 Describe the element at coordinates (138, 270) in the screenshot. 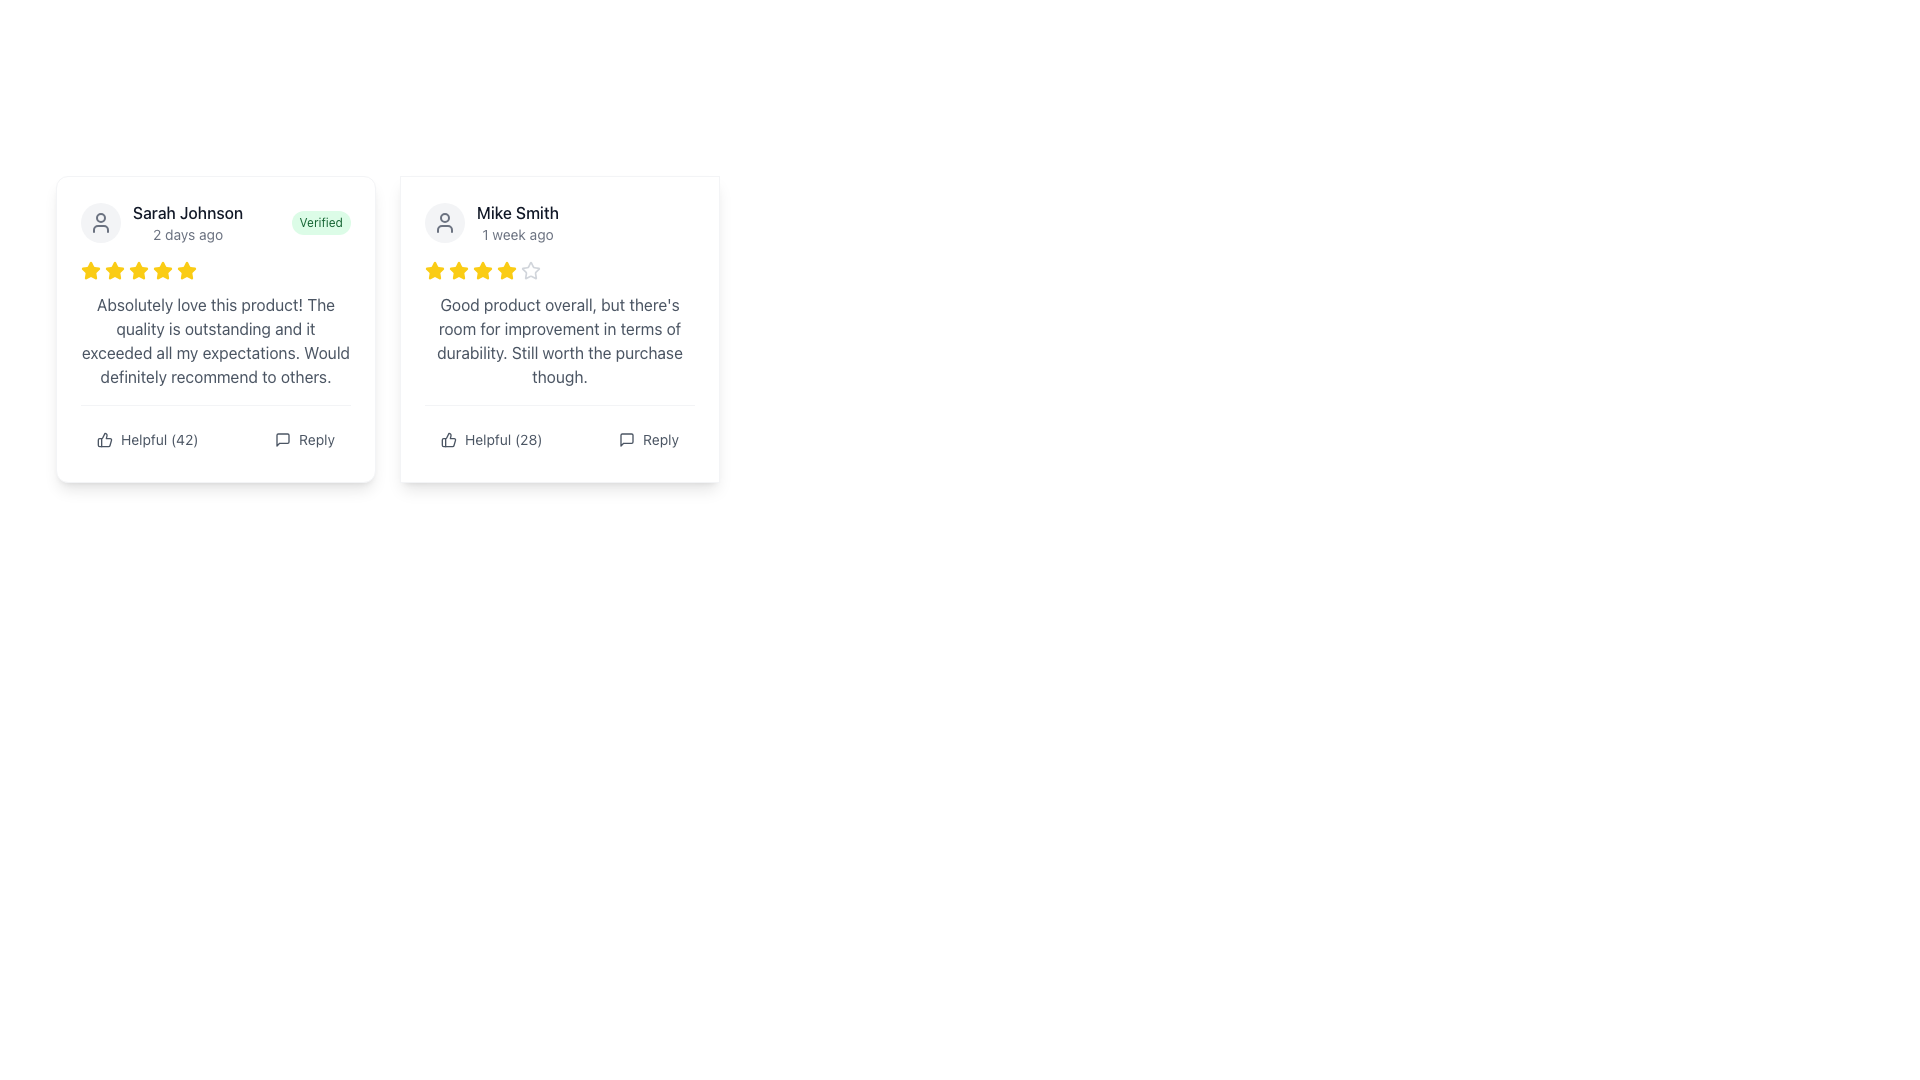

I see `the fourth star icon in the sequence of five stars representing a rating or review value given by the user for the product or service, located in the review card provided by 'Sarah Johnson'` at that location.